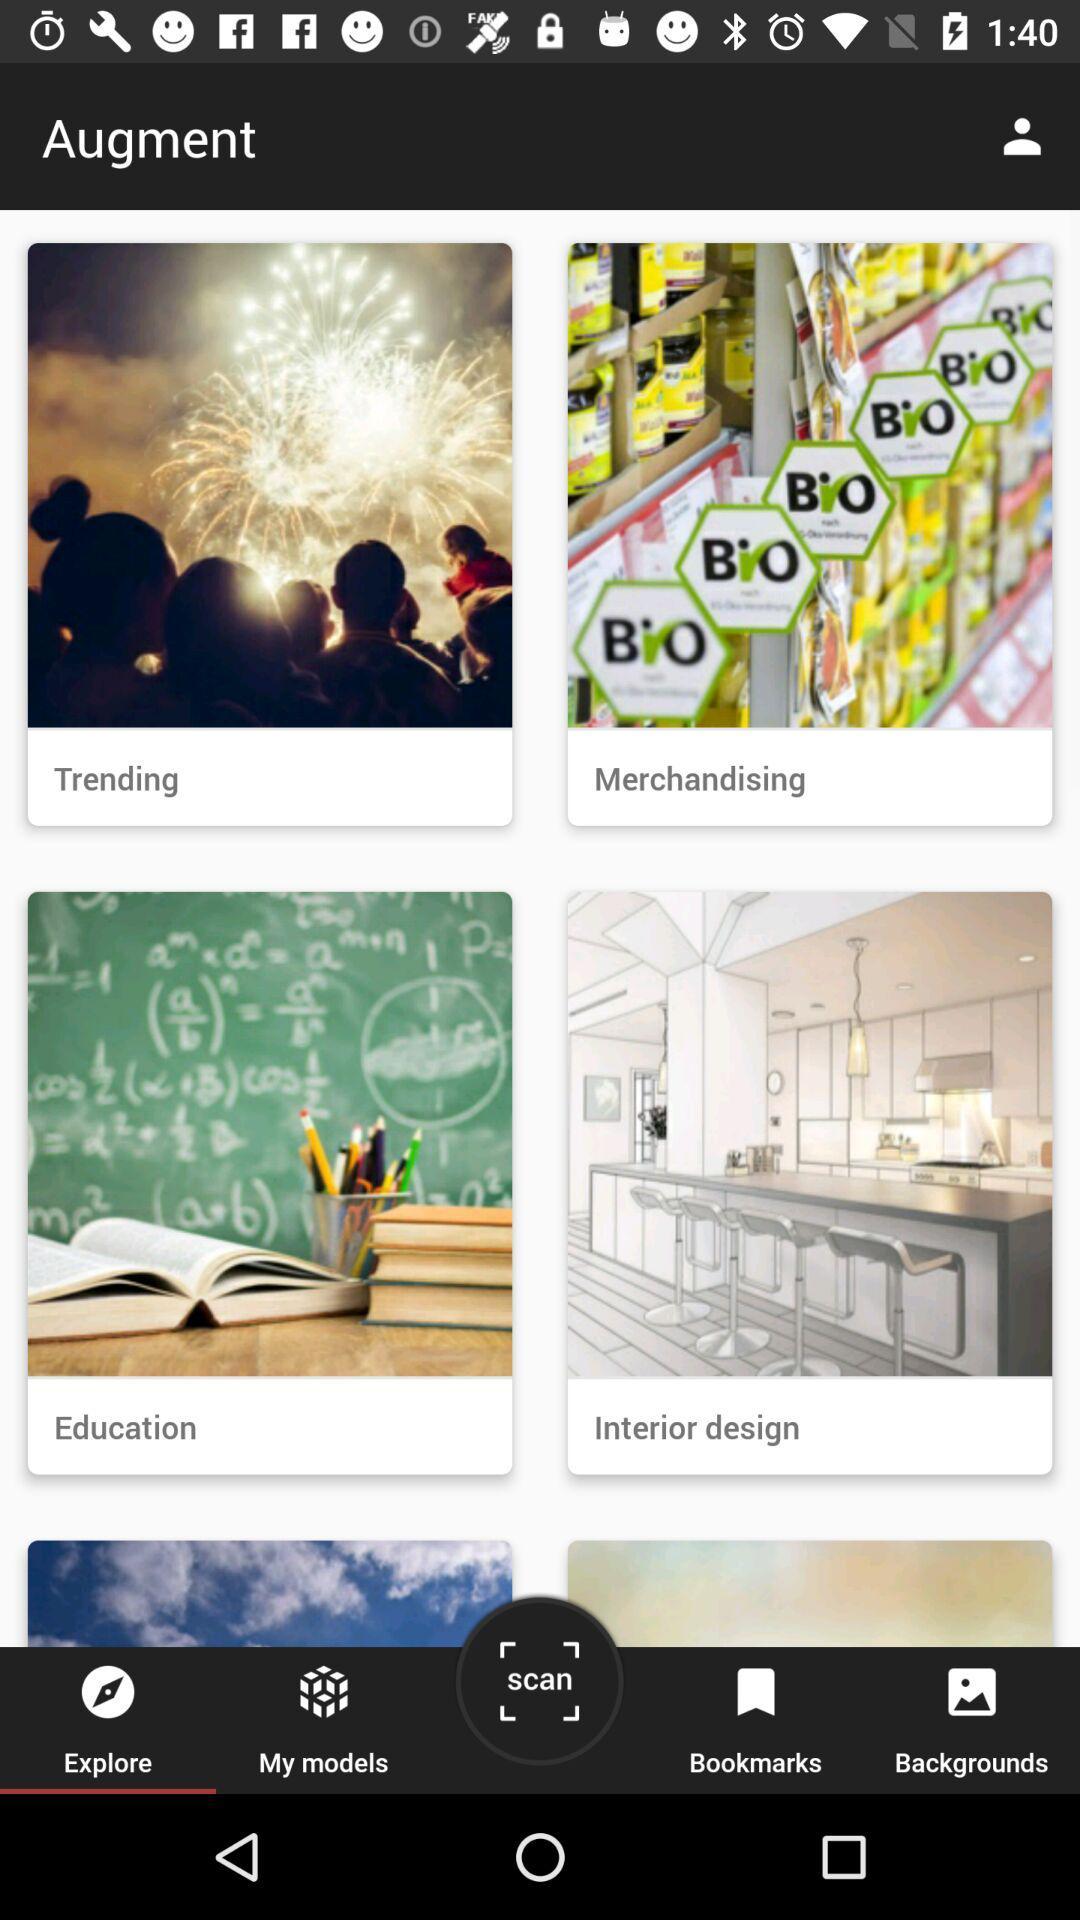 The image size is (1080, 1920). I want to click on icon below education, so click(538, 1688).